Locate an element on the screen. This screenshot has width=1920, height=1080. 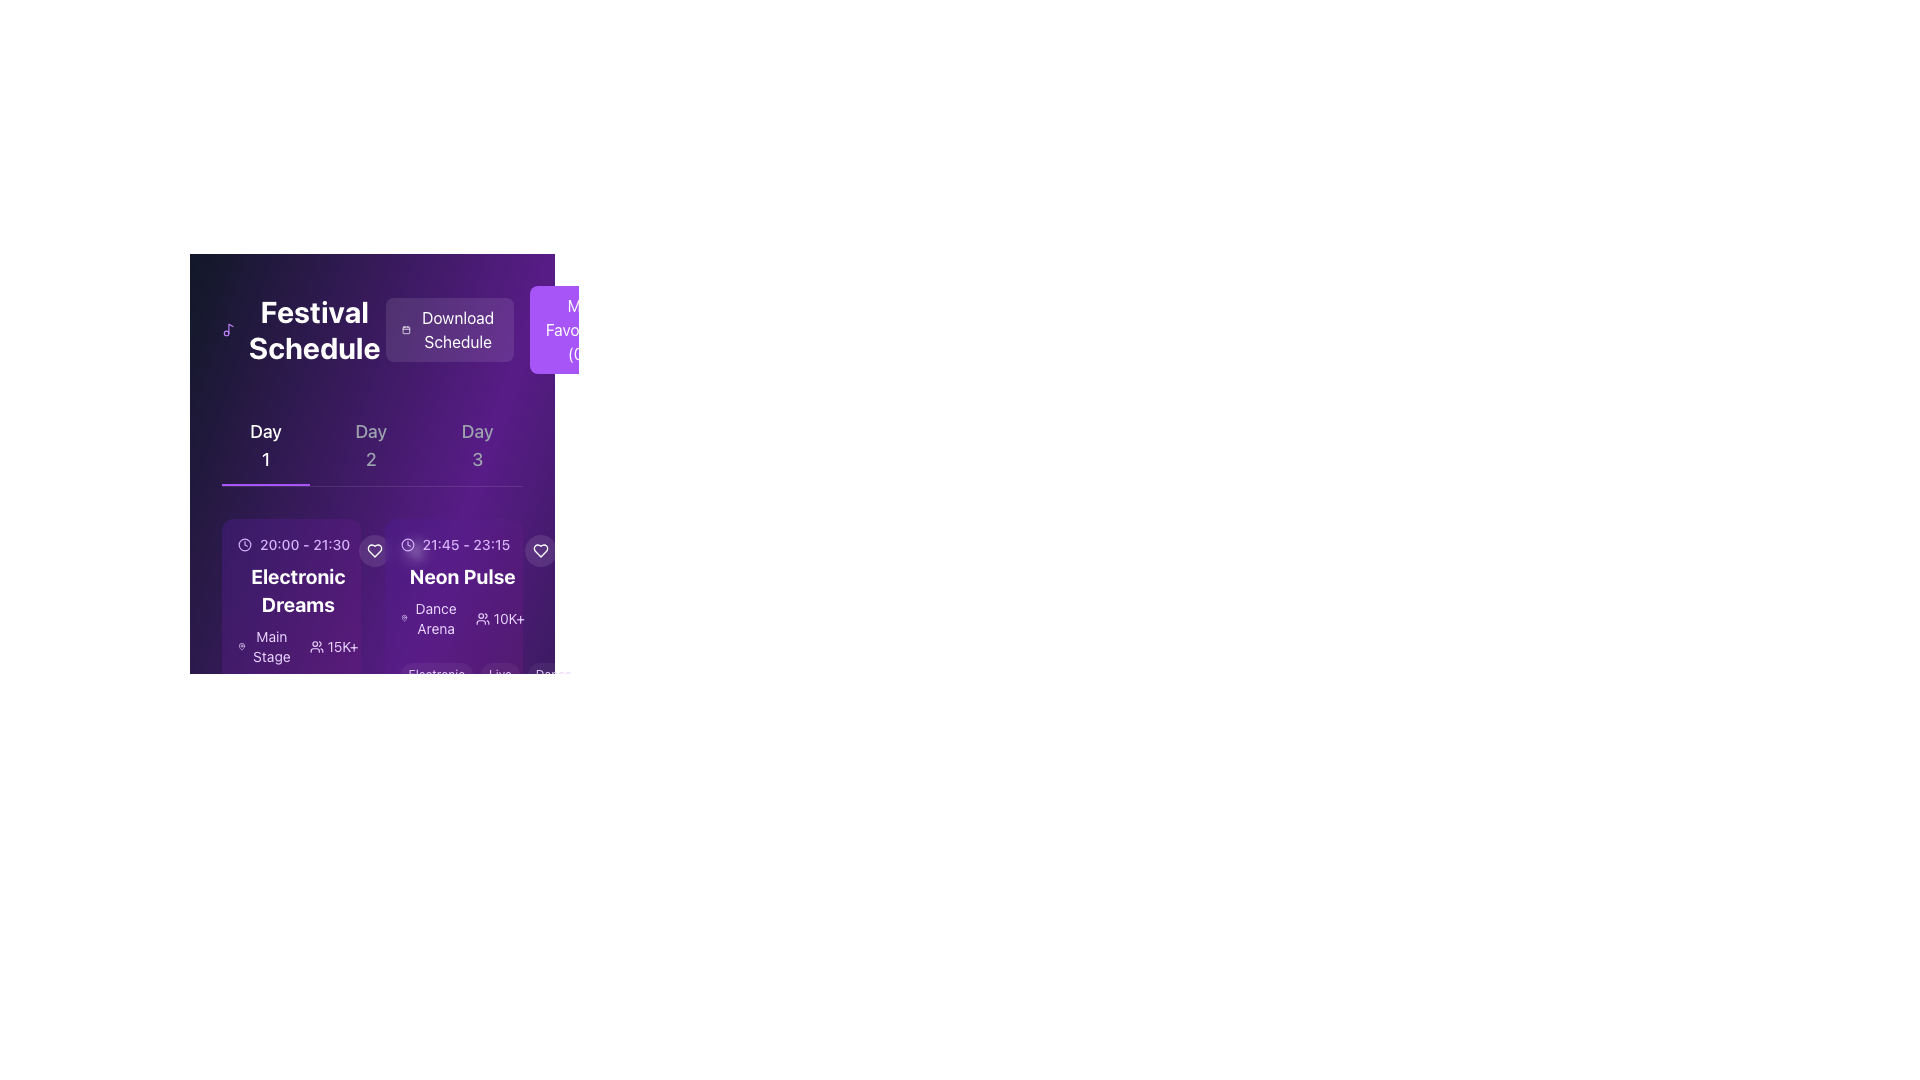
the clock icon that represents the time range for the event, located to the left of the time range '21:45 - 23:15' and below the event name 'Neon Pulse' is located at coordinates (406, 544).